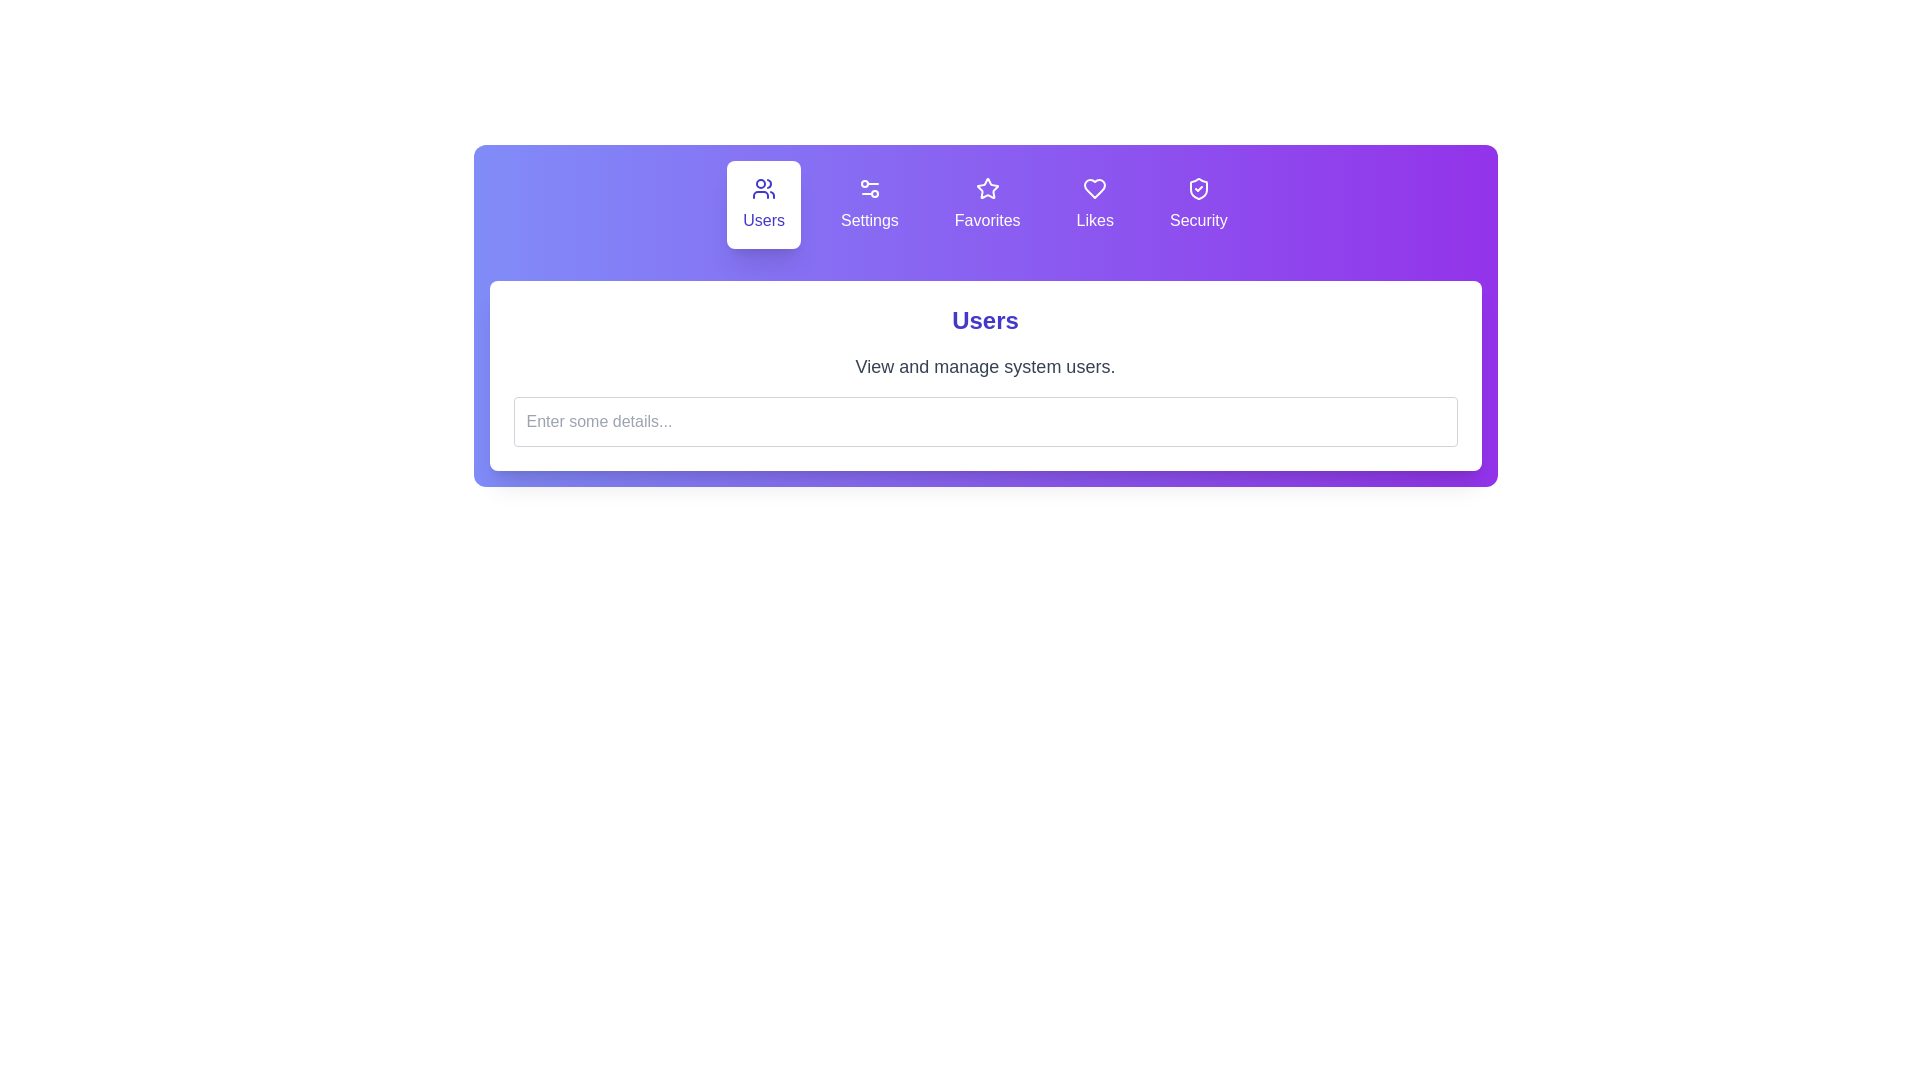 Image resolution: width=1920 pixels, height=1080 pixels. I want to click on the tab labeled Favorites to read its description, so click(987, 204).